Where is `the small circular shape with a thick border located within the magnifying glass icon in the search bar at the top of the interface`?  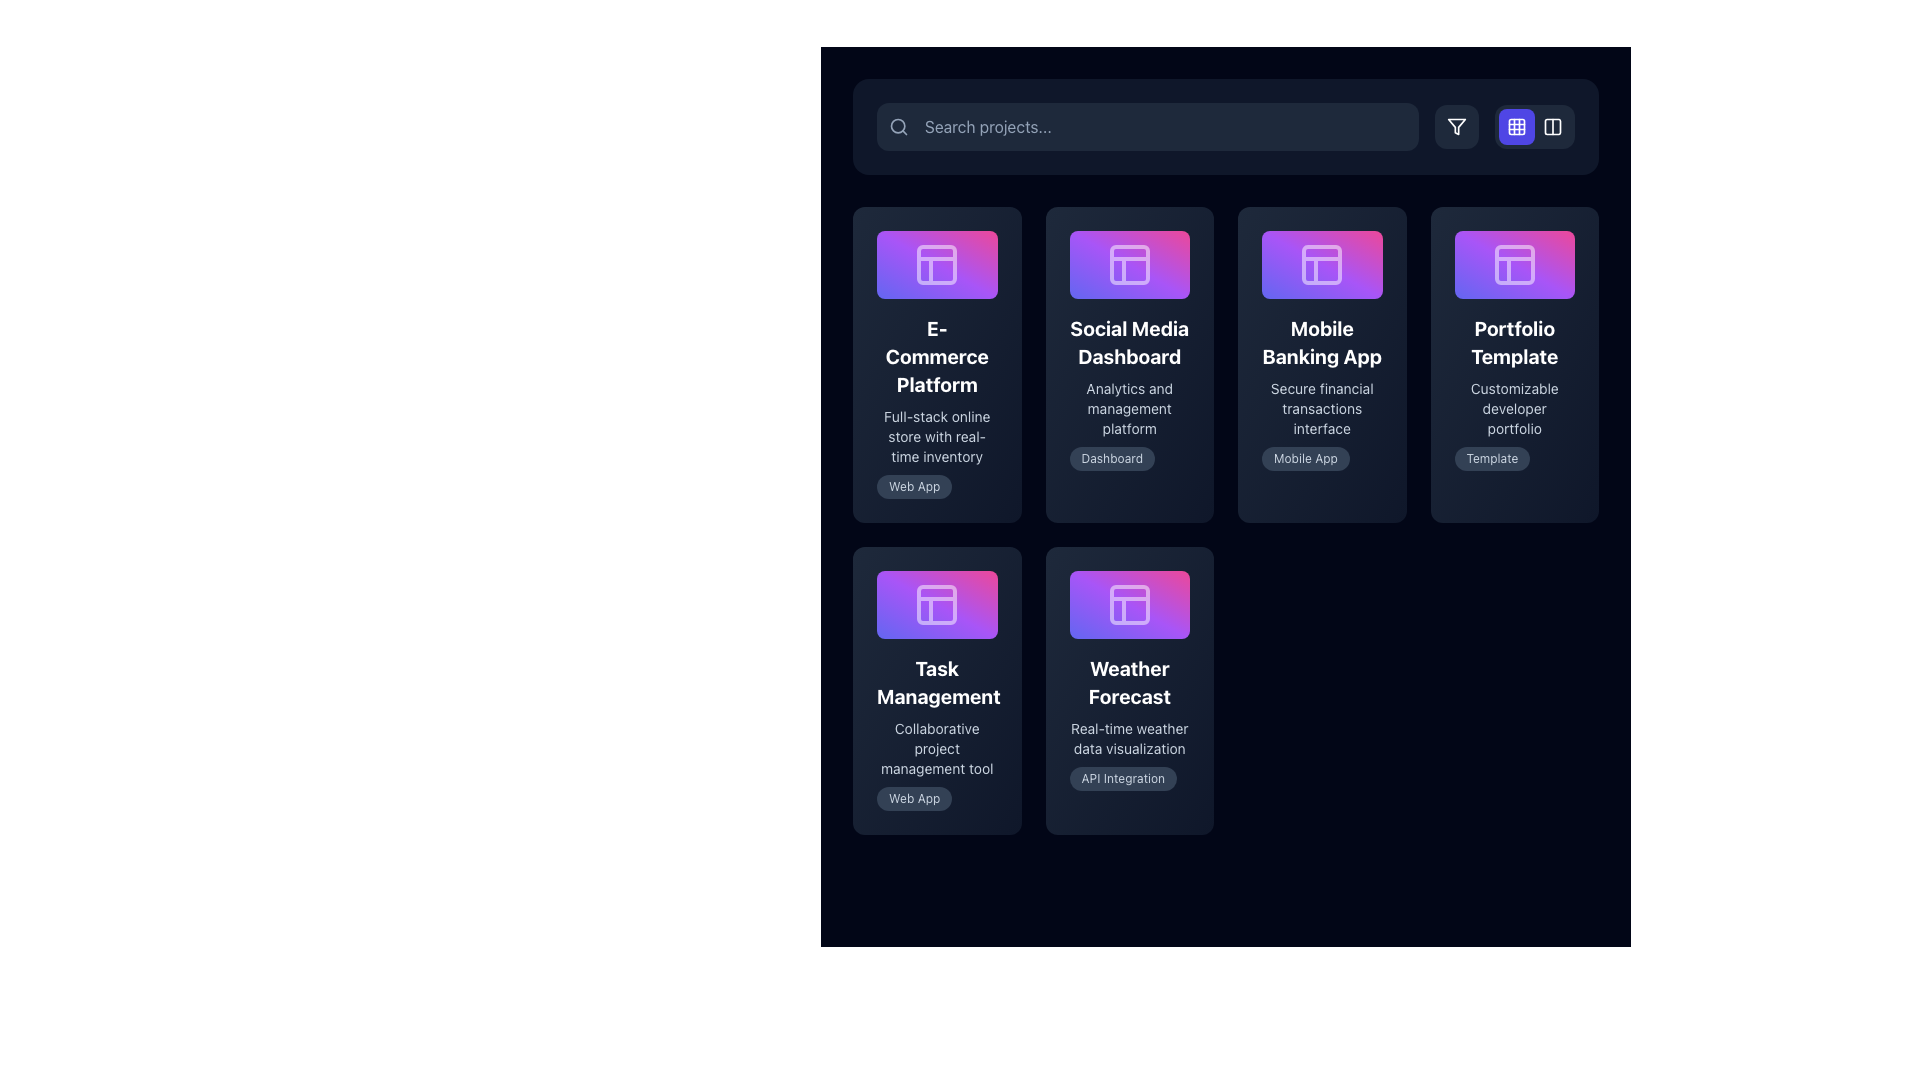
the small circular shape with a thick border located within the magnifying glass icon in the search bar at the top of the interface is located at coordinates (897, 126).